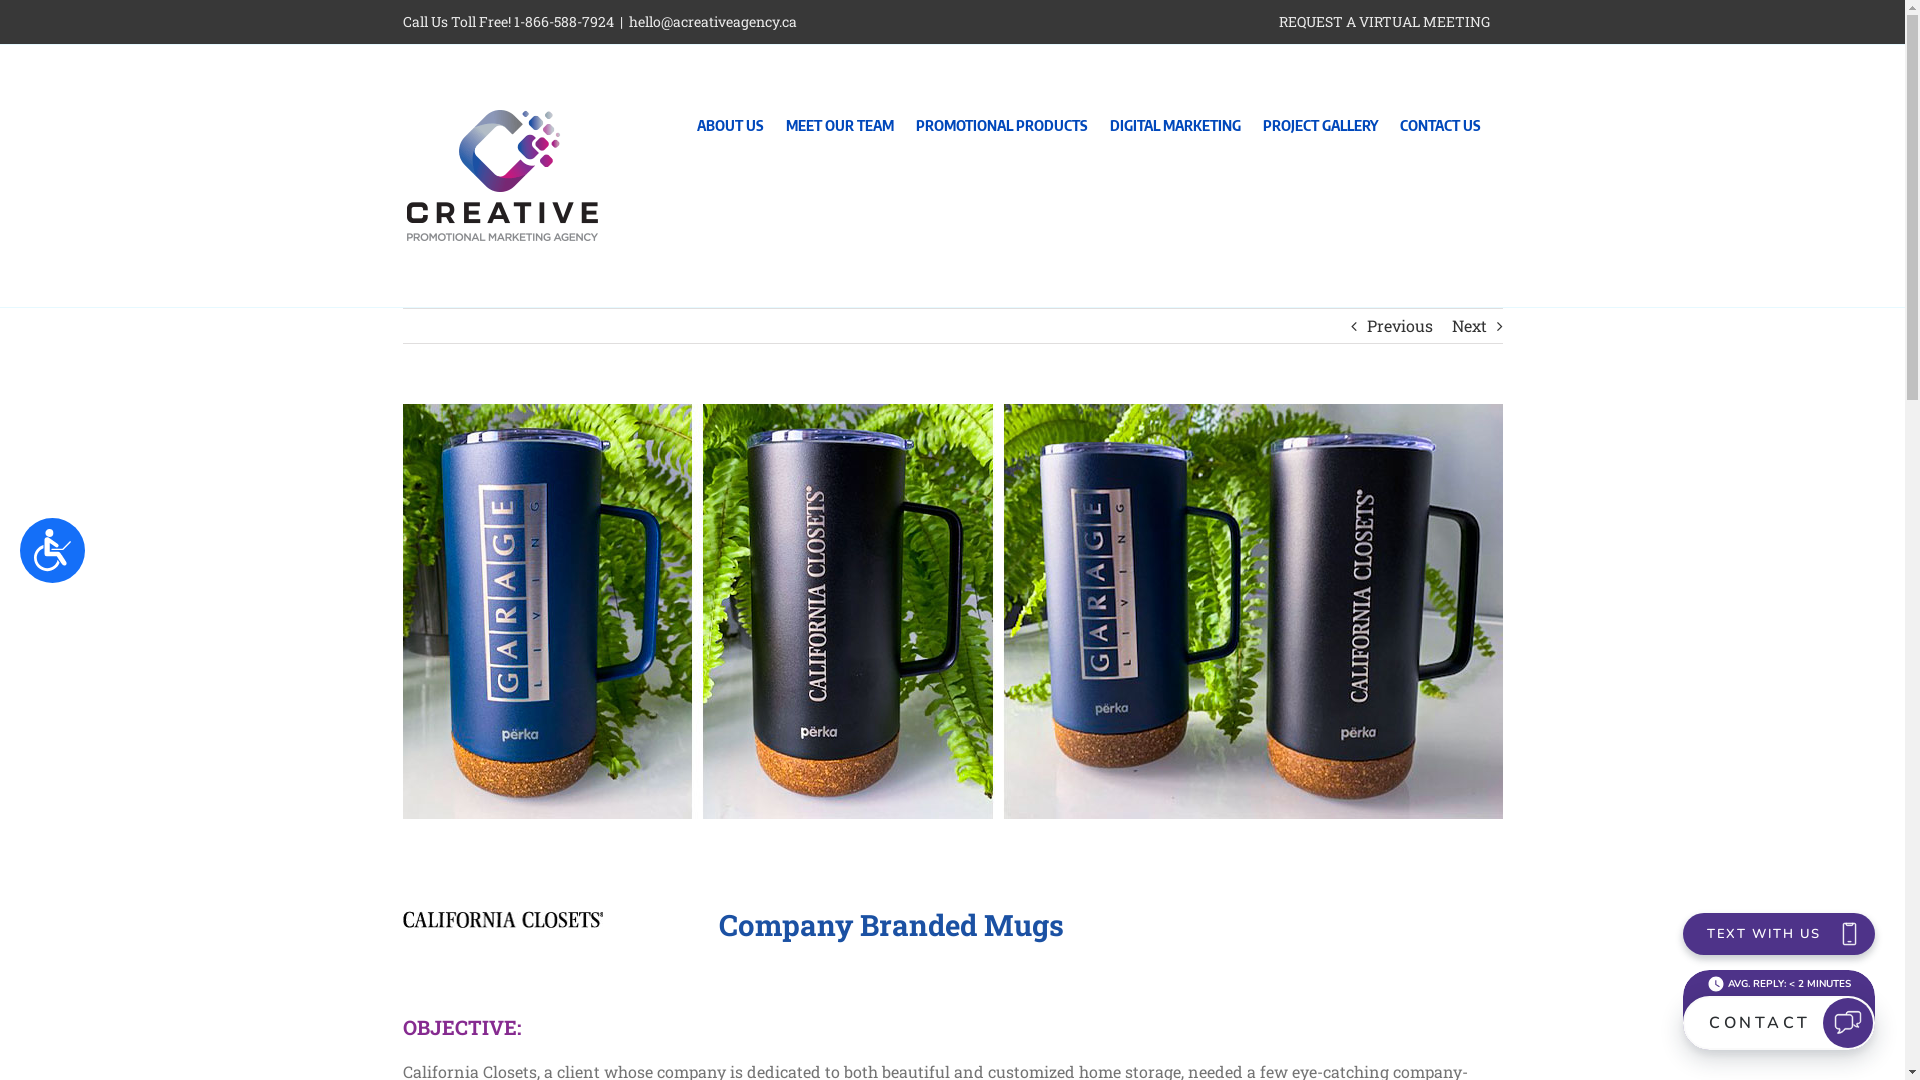 The width and height of the screenshot is (1920, 1080). I want to click on 'MEET OUR TEAM', so click(840, 119).